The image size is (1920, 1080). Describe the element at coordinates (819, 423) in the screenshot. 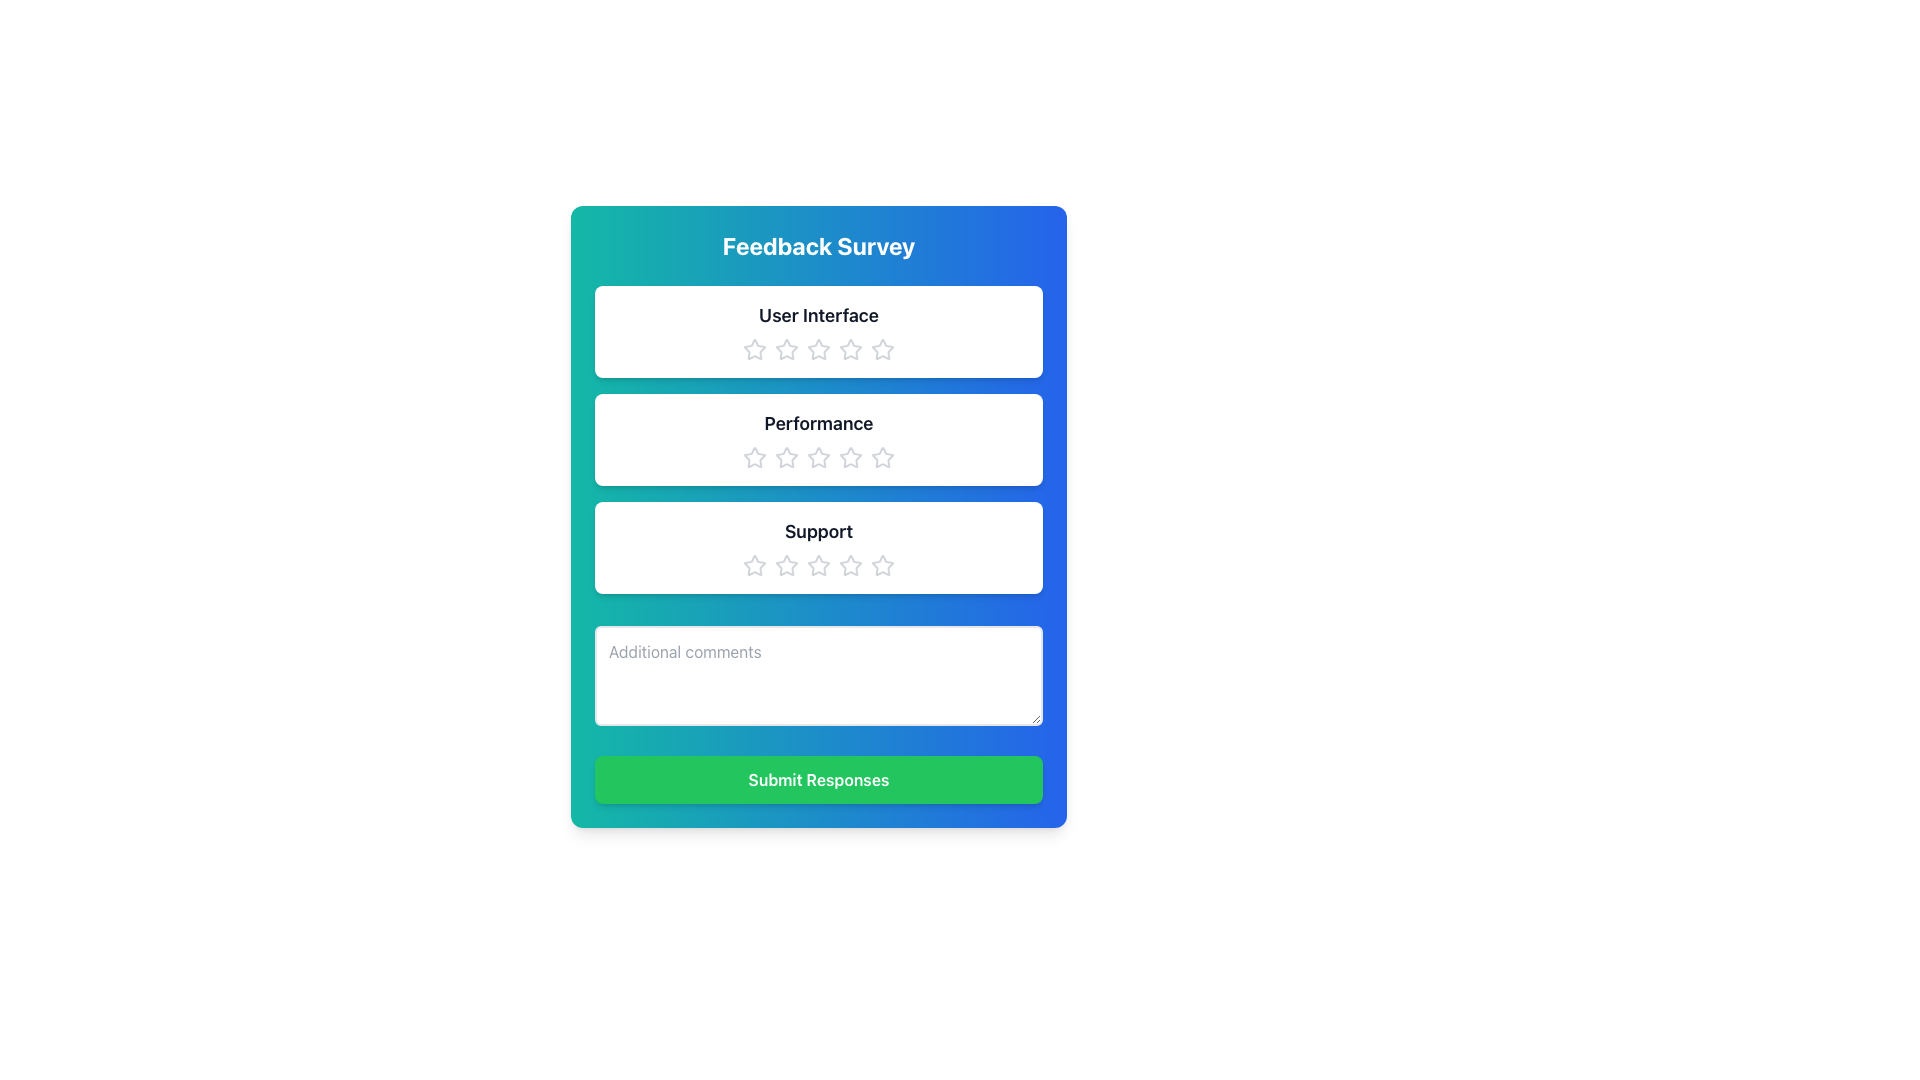

I see `the static text label displaying 'Performance', which is styled in bold dark gray and positioned as a heading above the rating section` at that location.